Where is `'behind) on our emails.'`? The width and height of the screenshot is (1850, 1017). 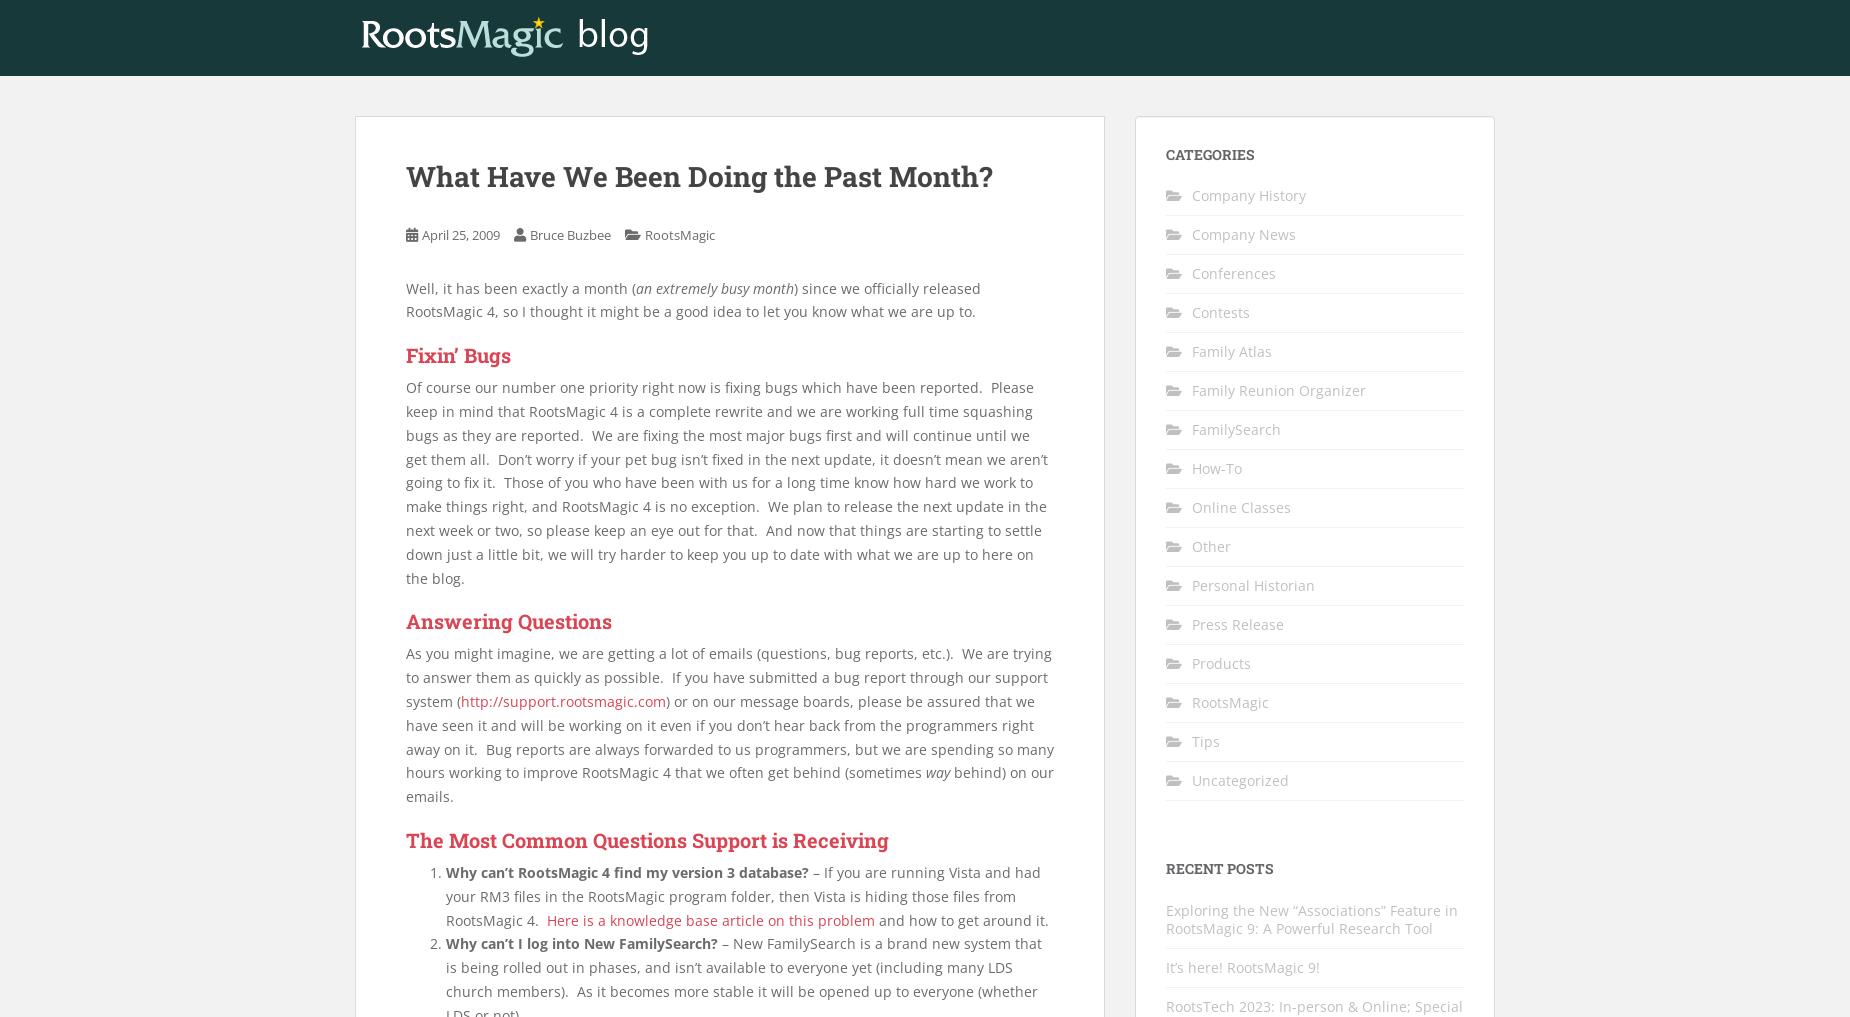 'behind) on our emails.' is located at coordinates (730, 784).